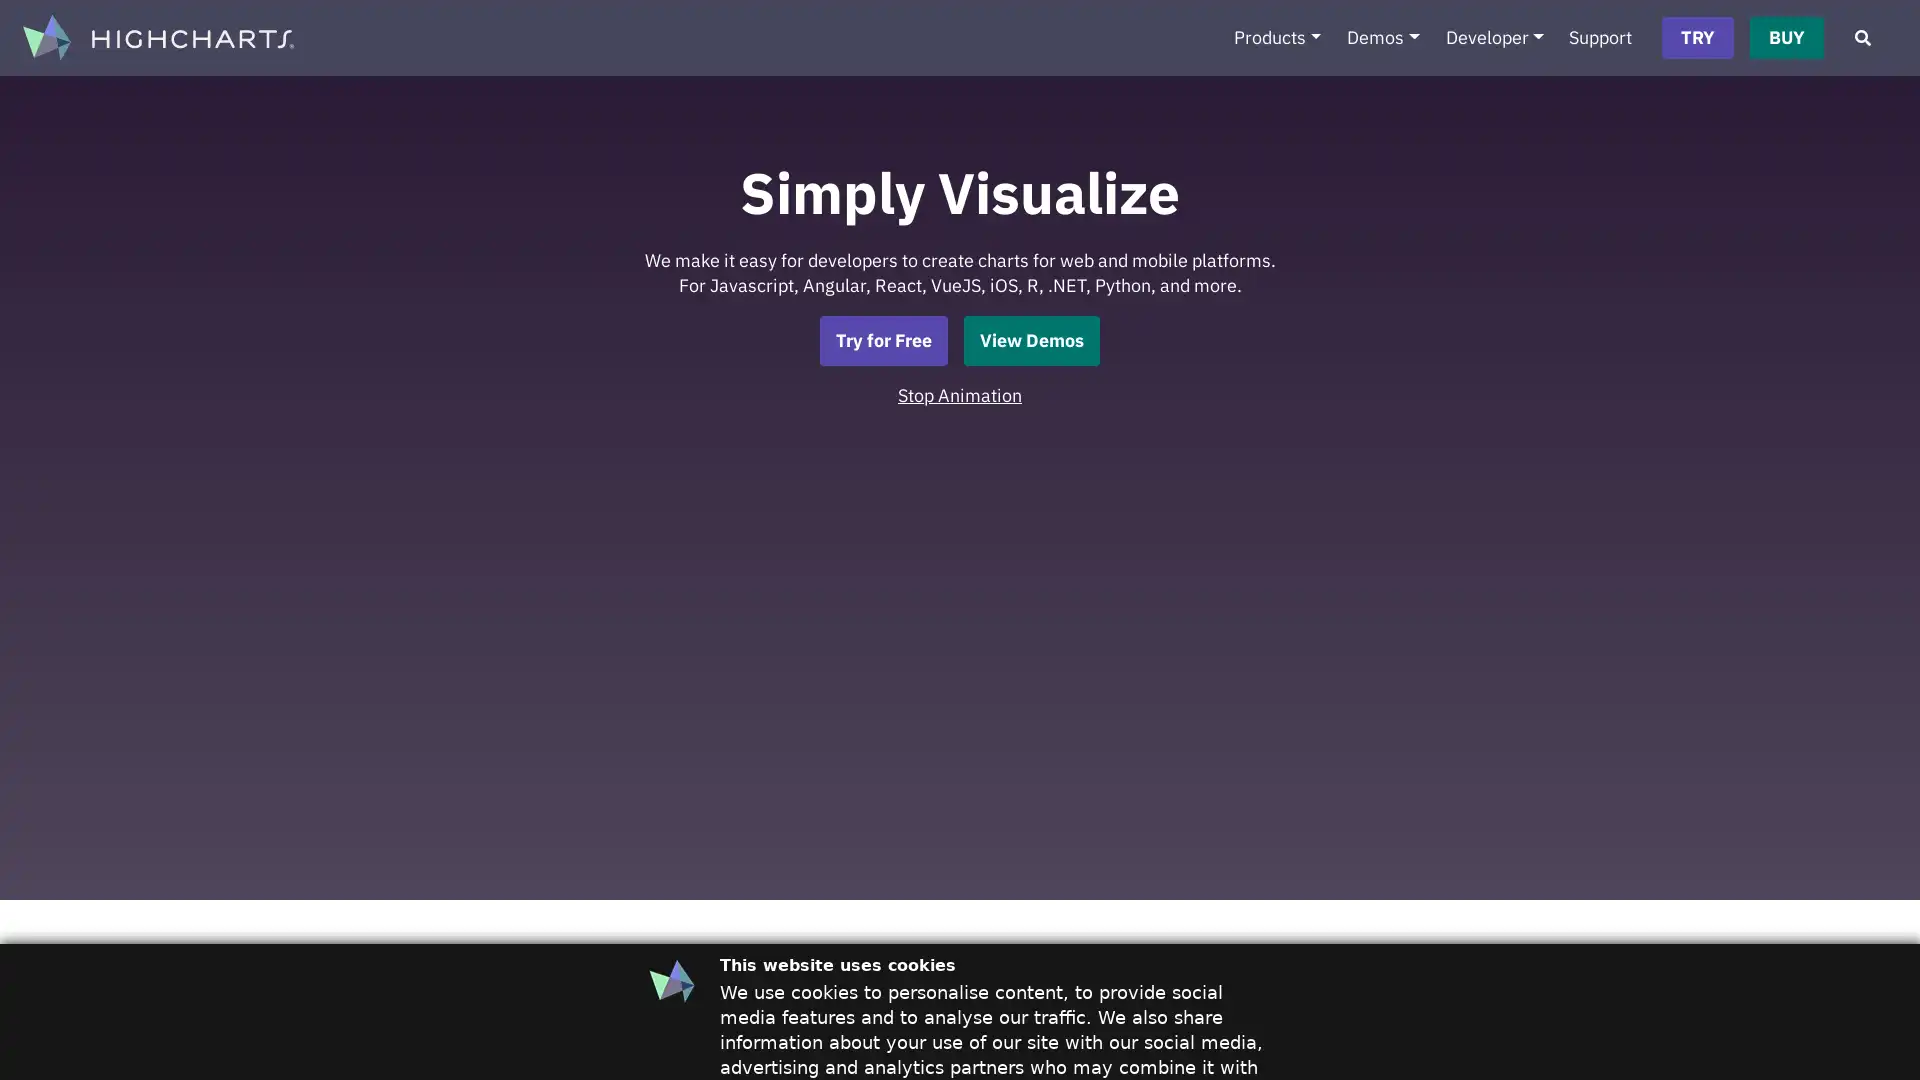 The height and width of the screenshot is (1080, 1920). Describe the element at coordinates (1861, 38) in the screenshot. I see `Open search field` at that location.